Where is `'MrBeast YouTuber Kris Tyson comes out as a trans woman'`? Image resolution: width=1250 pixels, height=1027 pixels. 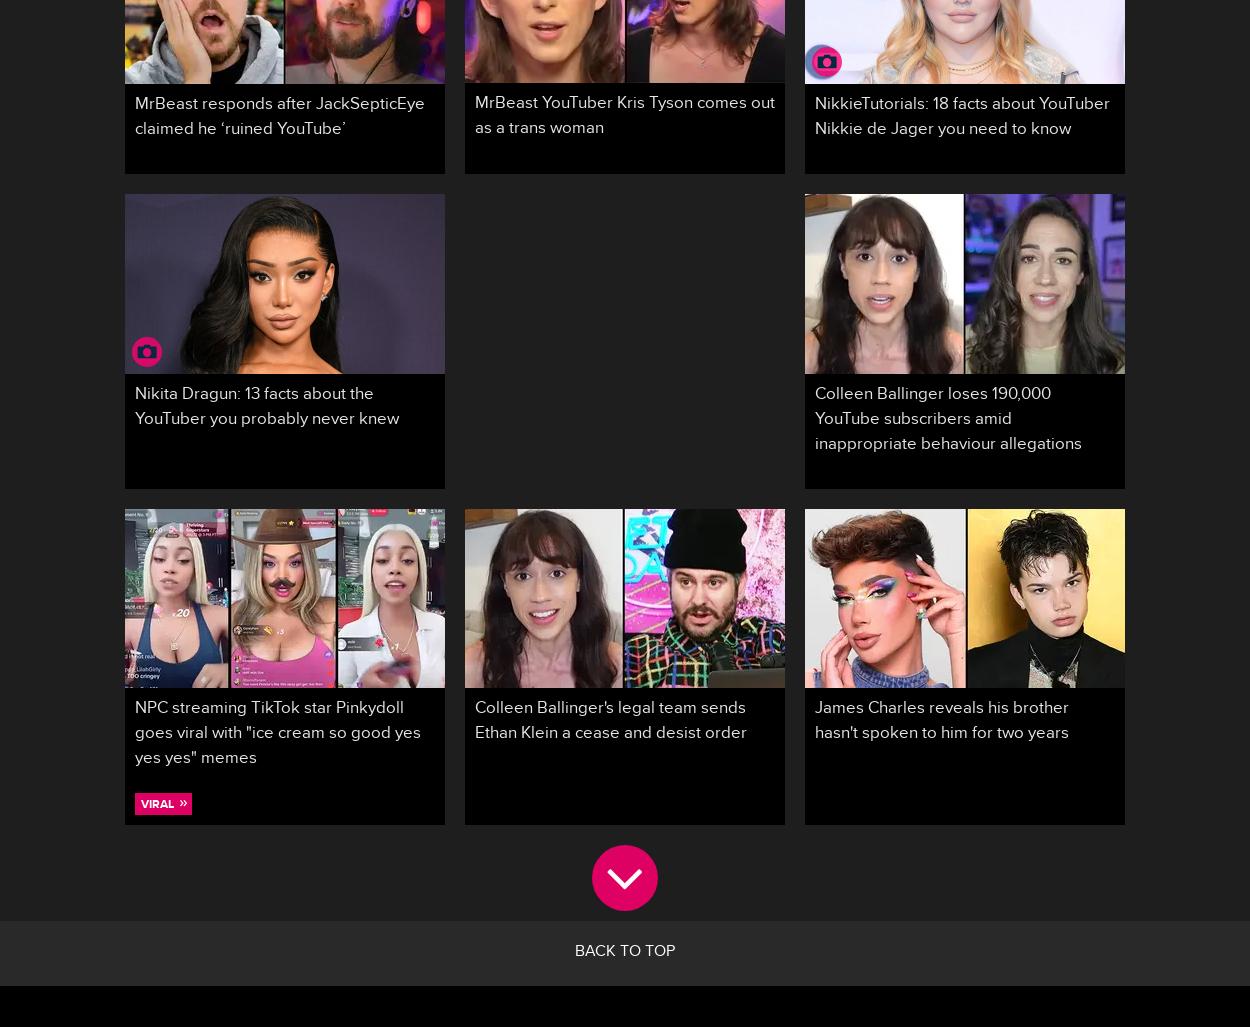
'MrBeast YouTuber Kris Tyson comes out as a trans woman' is located at coordinates (625, 118).